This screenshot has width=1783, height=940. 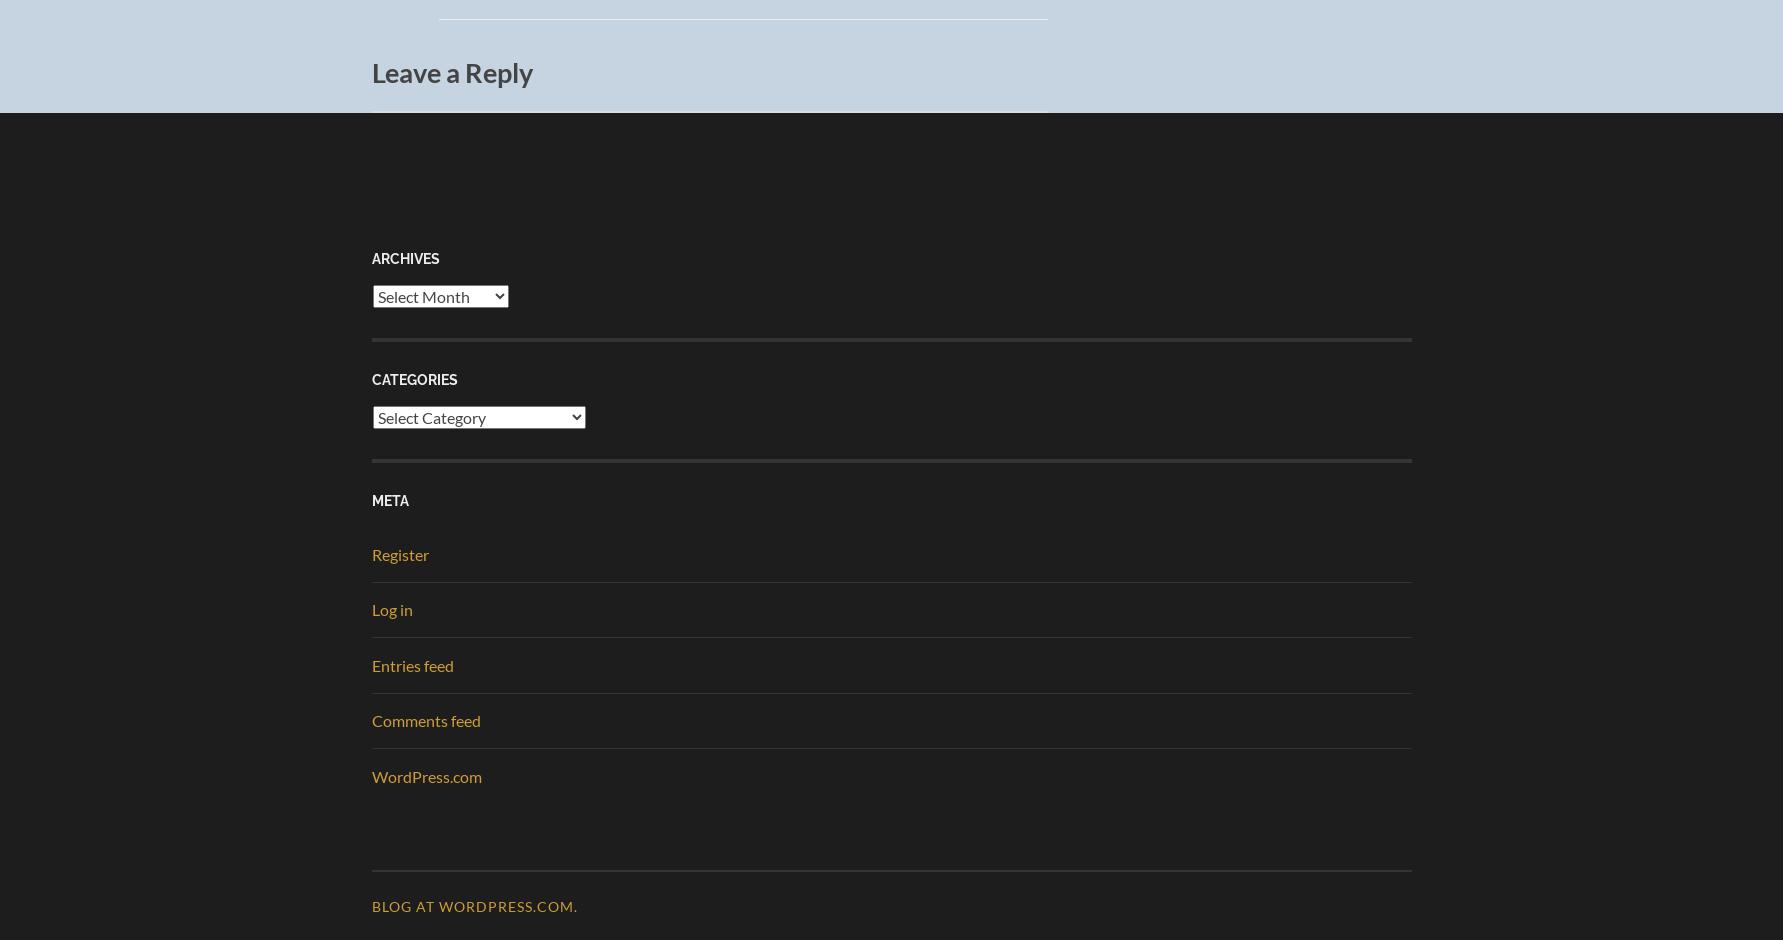 I want to click on 'Categories', so click(x=414, y=378).